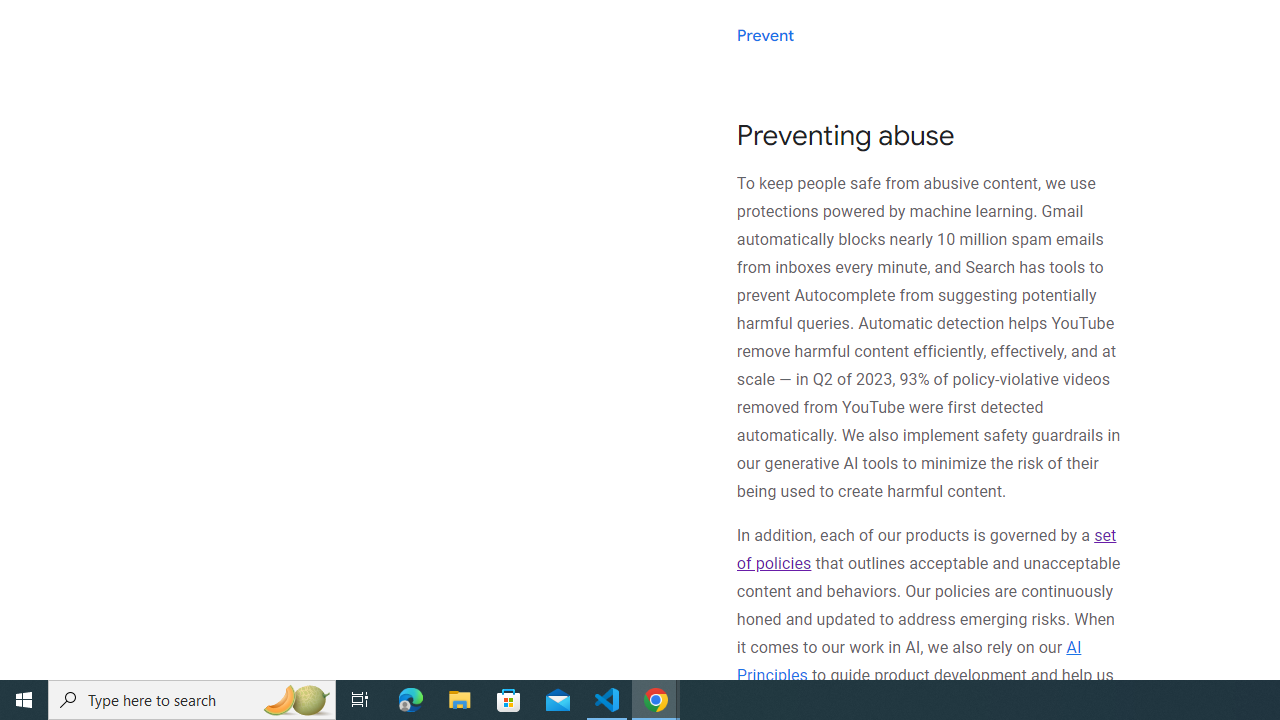 The width and height of the screenshot is (1280, 720). Describe the element at coordinates (907, 661) in the screenshot. I see `'AI Principles'` at that location.